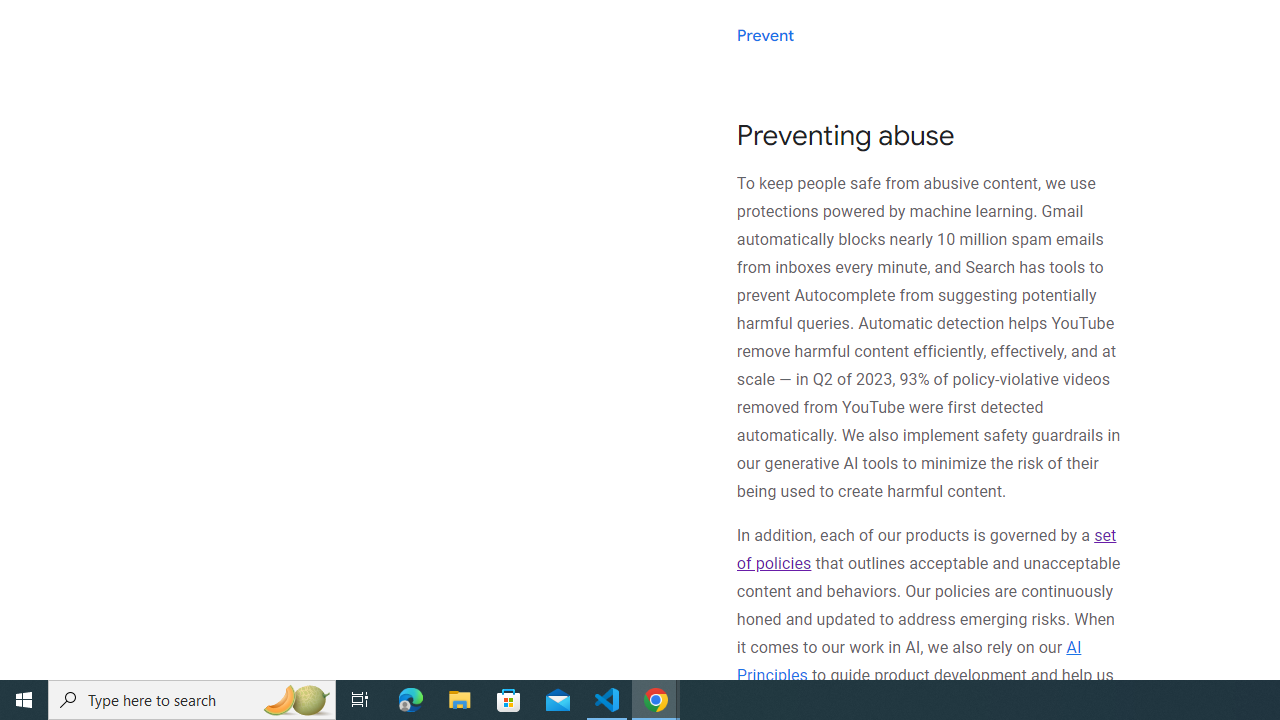 The width and height of the screenshot is (1280, 720). Describe the element at coordinates (907, 661) in the screenshot. I see `'AI Principles'` at that location.